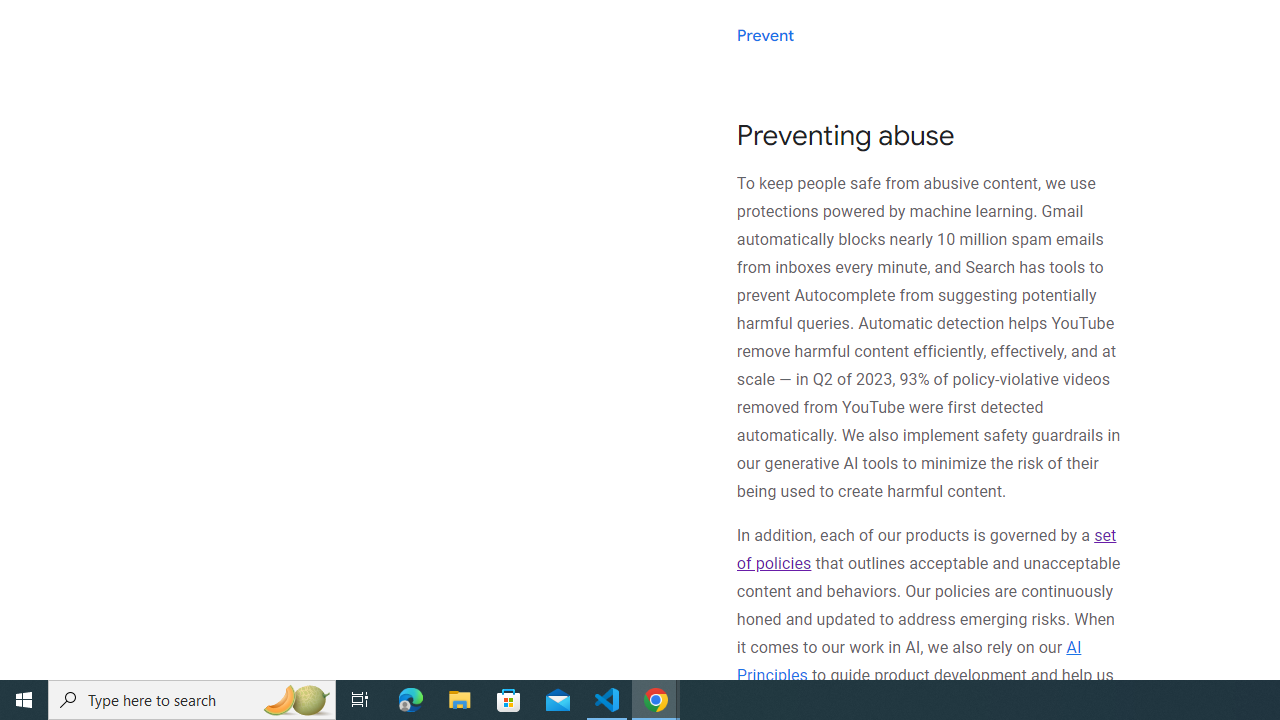 The width and height of the screenshot is (1280, 720). Describe the element at coordinates (907, 661) in the screenshot. I see `'AI Principles'` at that location.